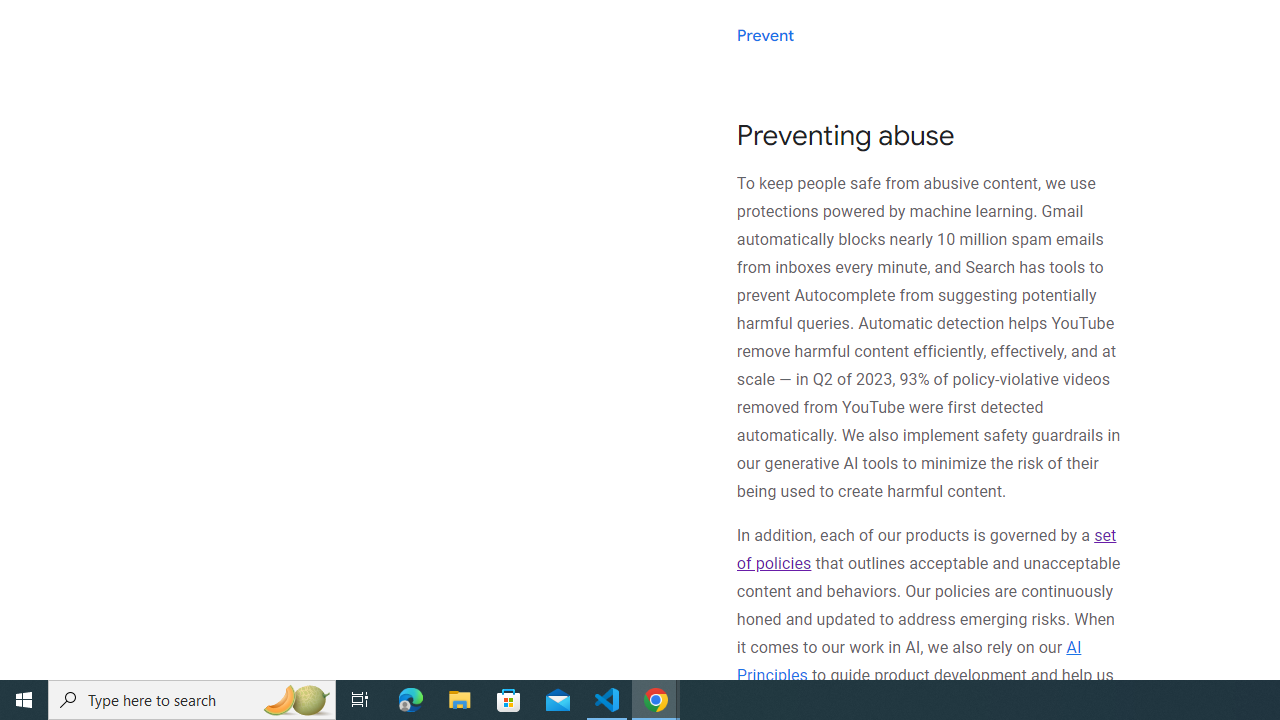 The width and height of the screenshot is (1280, 720). Describe the element at coordinates (907, 661) in the screenshot. I see `'AI Principles'` at that location.